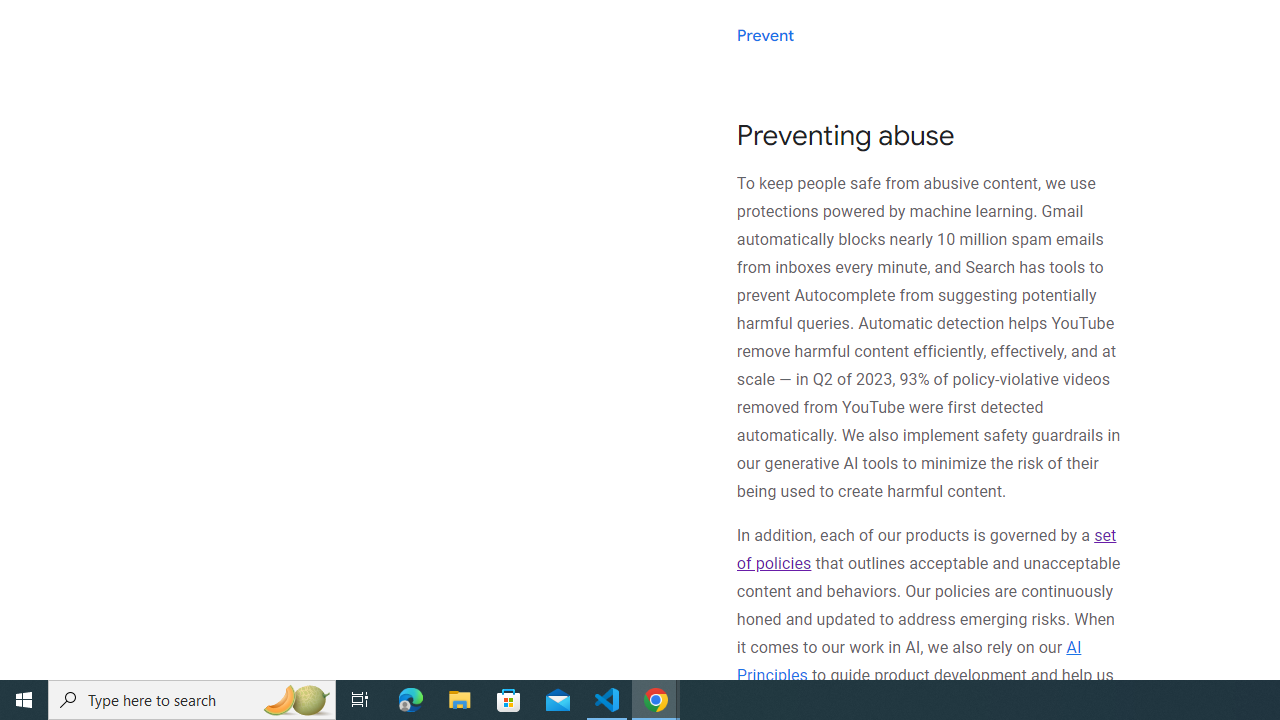 The width and height of the screenshot is (1280, 720). Describe the element at coordinates (907, 661) in the screenshot. I see `'AI Principles'` at that location.